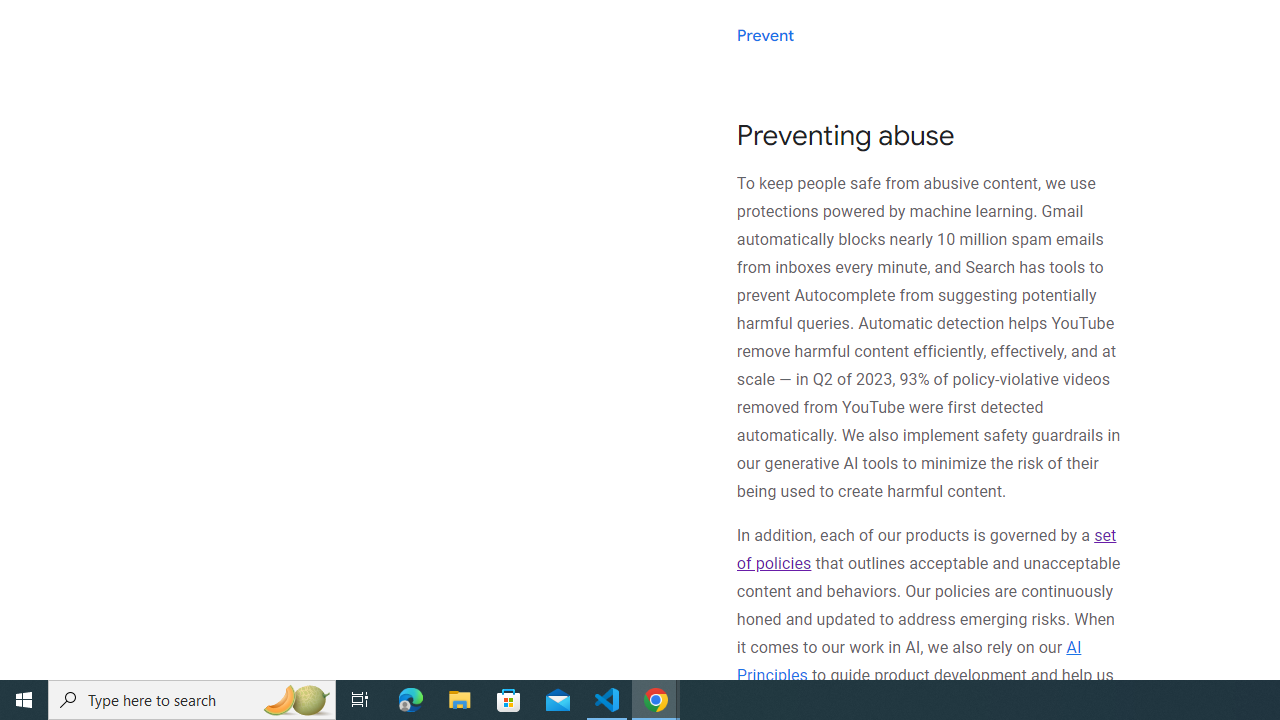 The width and height of the screenshot is (1280, 720). Describe the element at coordinates (907, 661) in the screenshot. I see `'AI Principles'` at that location.